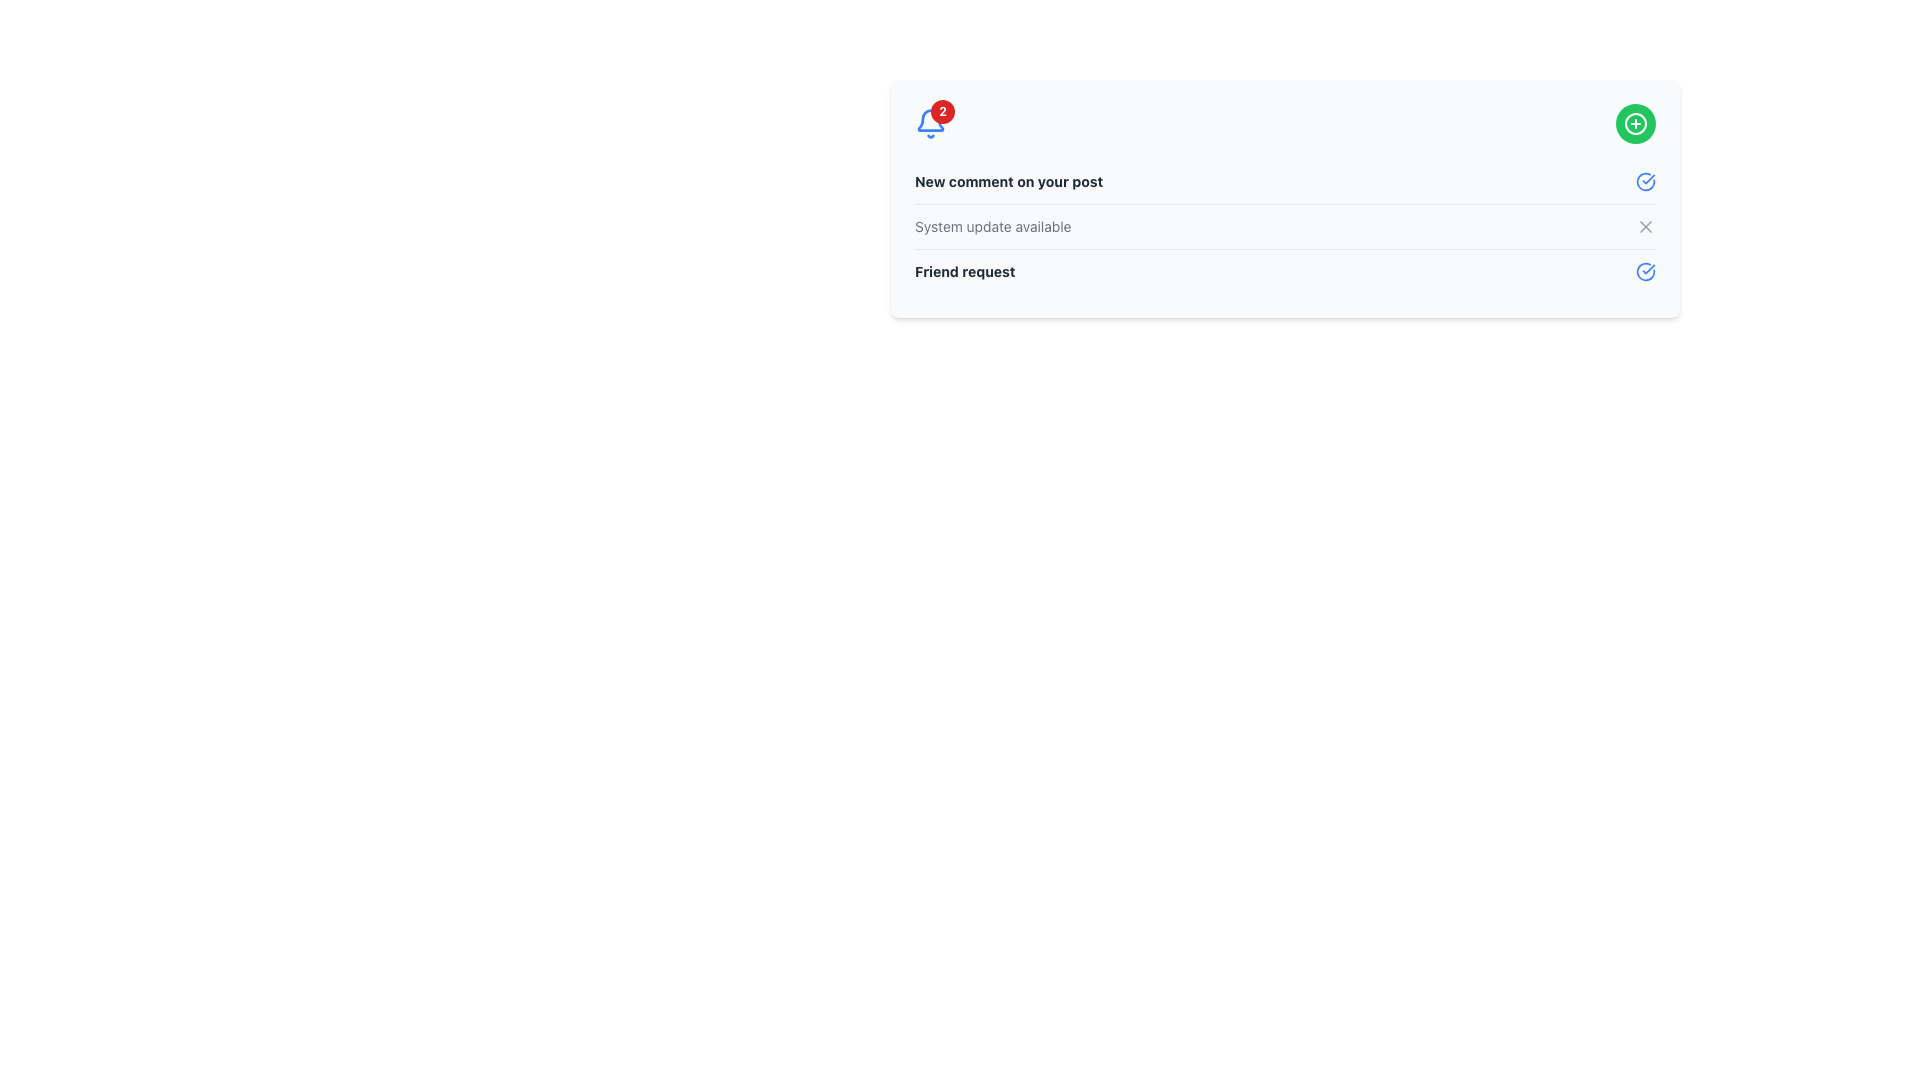 This screenshot has width=1920, height=1080. Describe the element at coordinates (1646, 226) in the screenshot. I see `the close X icon located at the middle right of the list item, which is styled as an SVG icon` at that location.